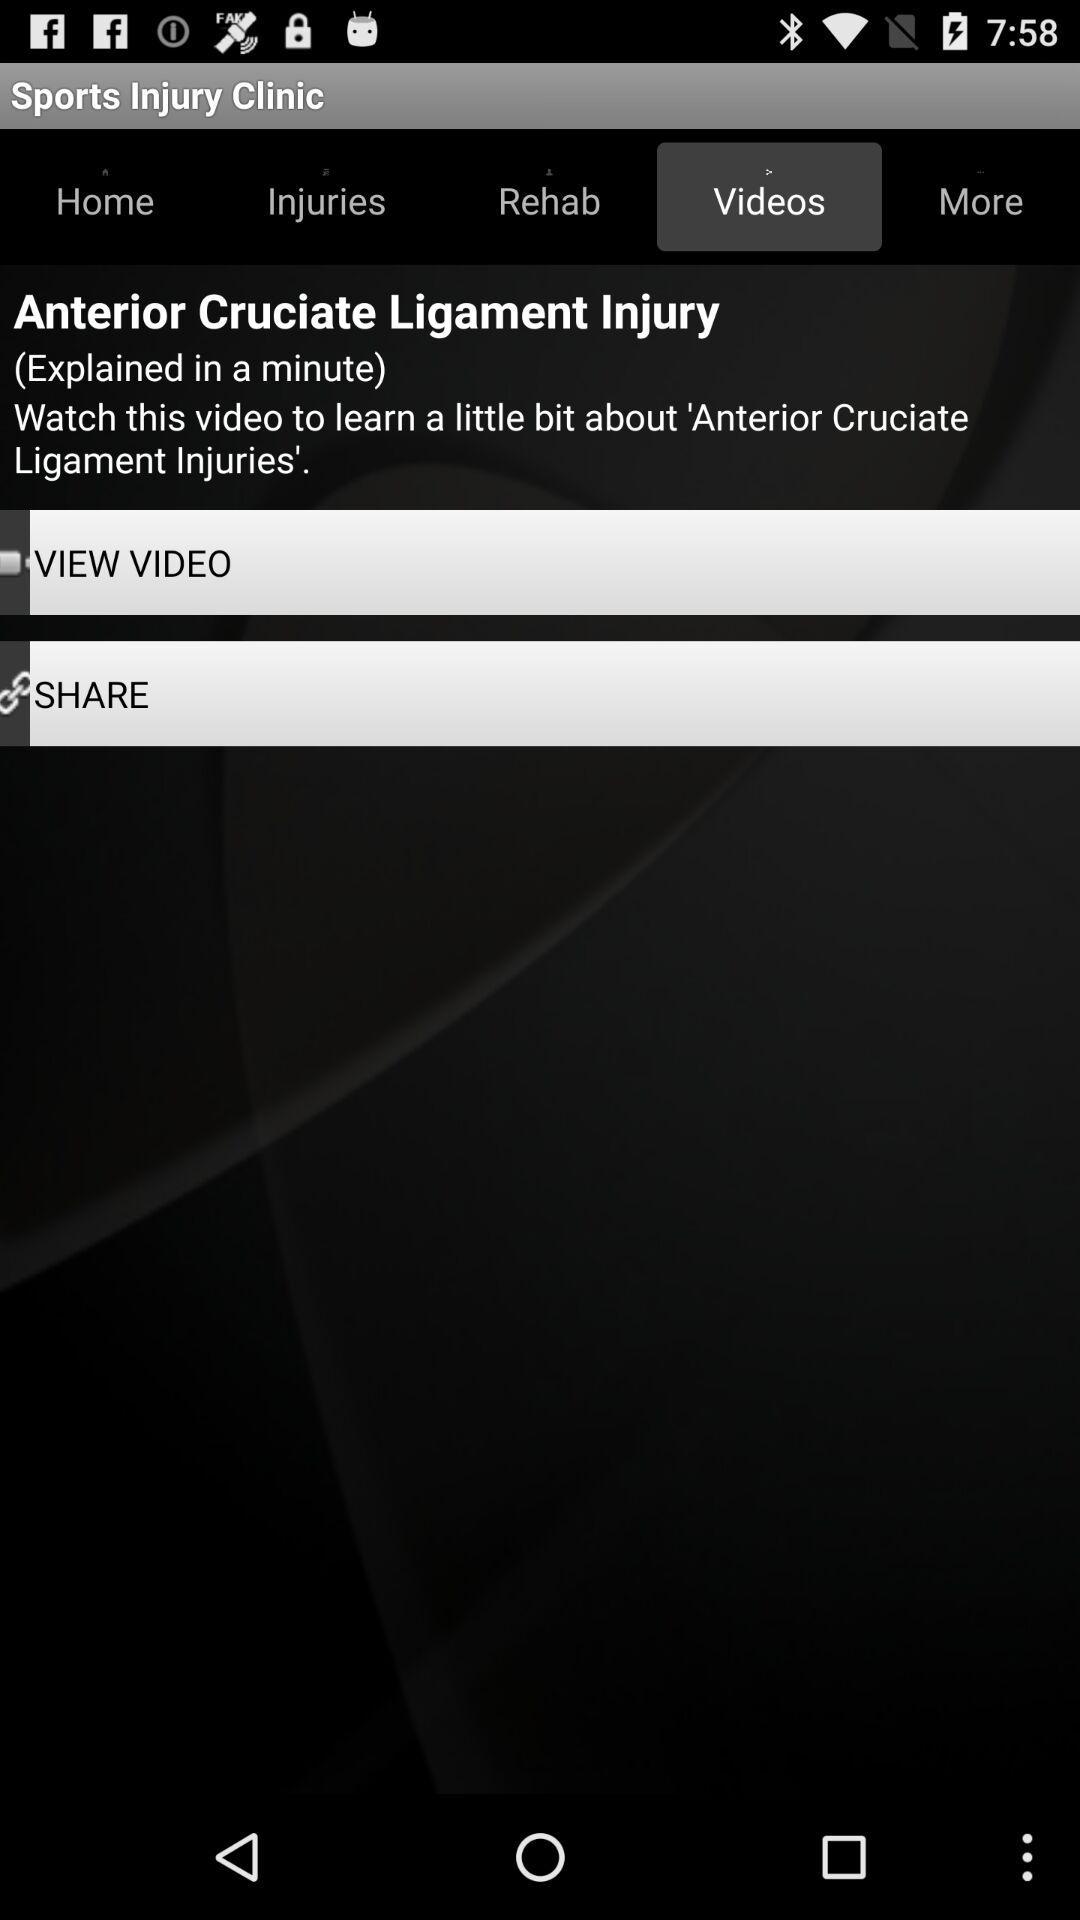 This screenshot has width=1080, height=1920. Describe the element at coordinates (979, 196) in the screenshot. I see `icon next to the videos icon` at that location.